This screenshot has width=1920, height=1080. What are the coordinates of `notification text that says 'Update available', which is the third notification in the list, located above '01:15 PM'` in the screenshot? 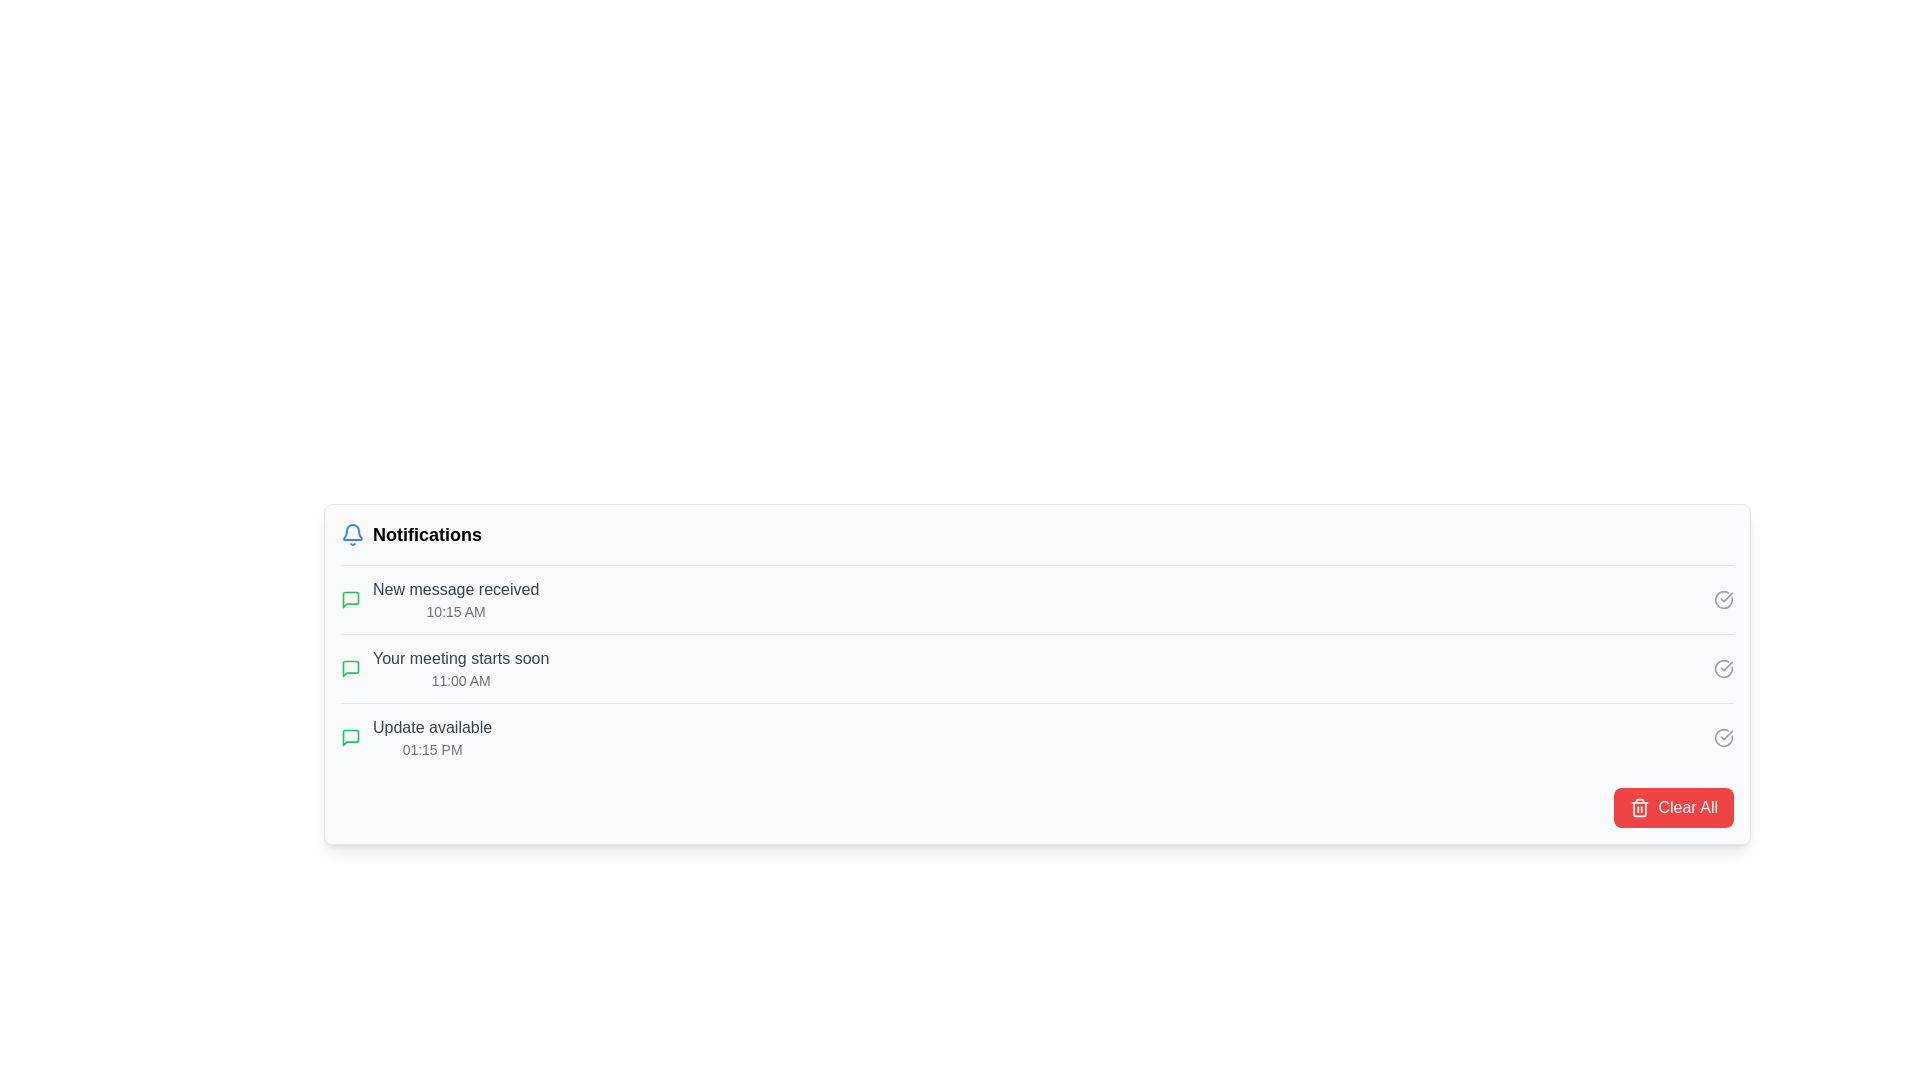 It's located at (431, 737).